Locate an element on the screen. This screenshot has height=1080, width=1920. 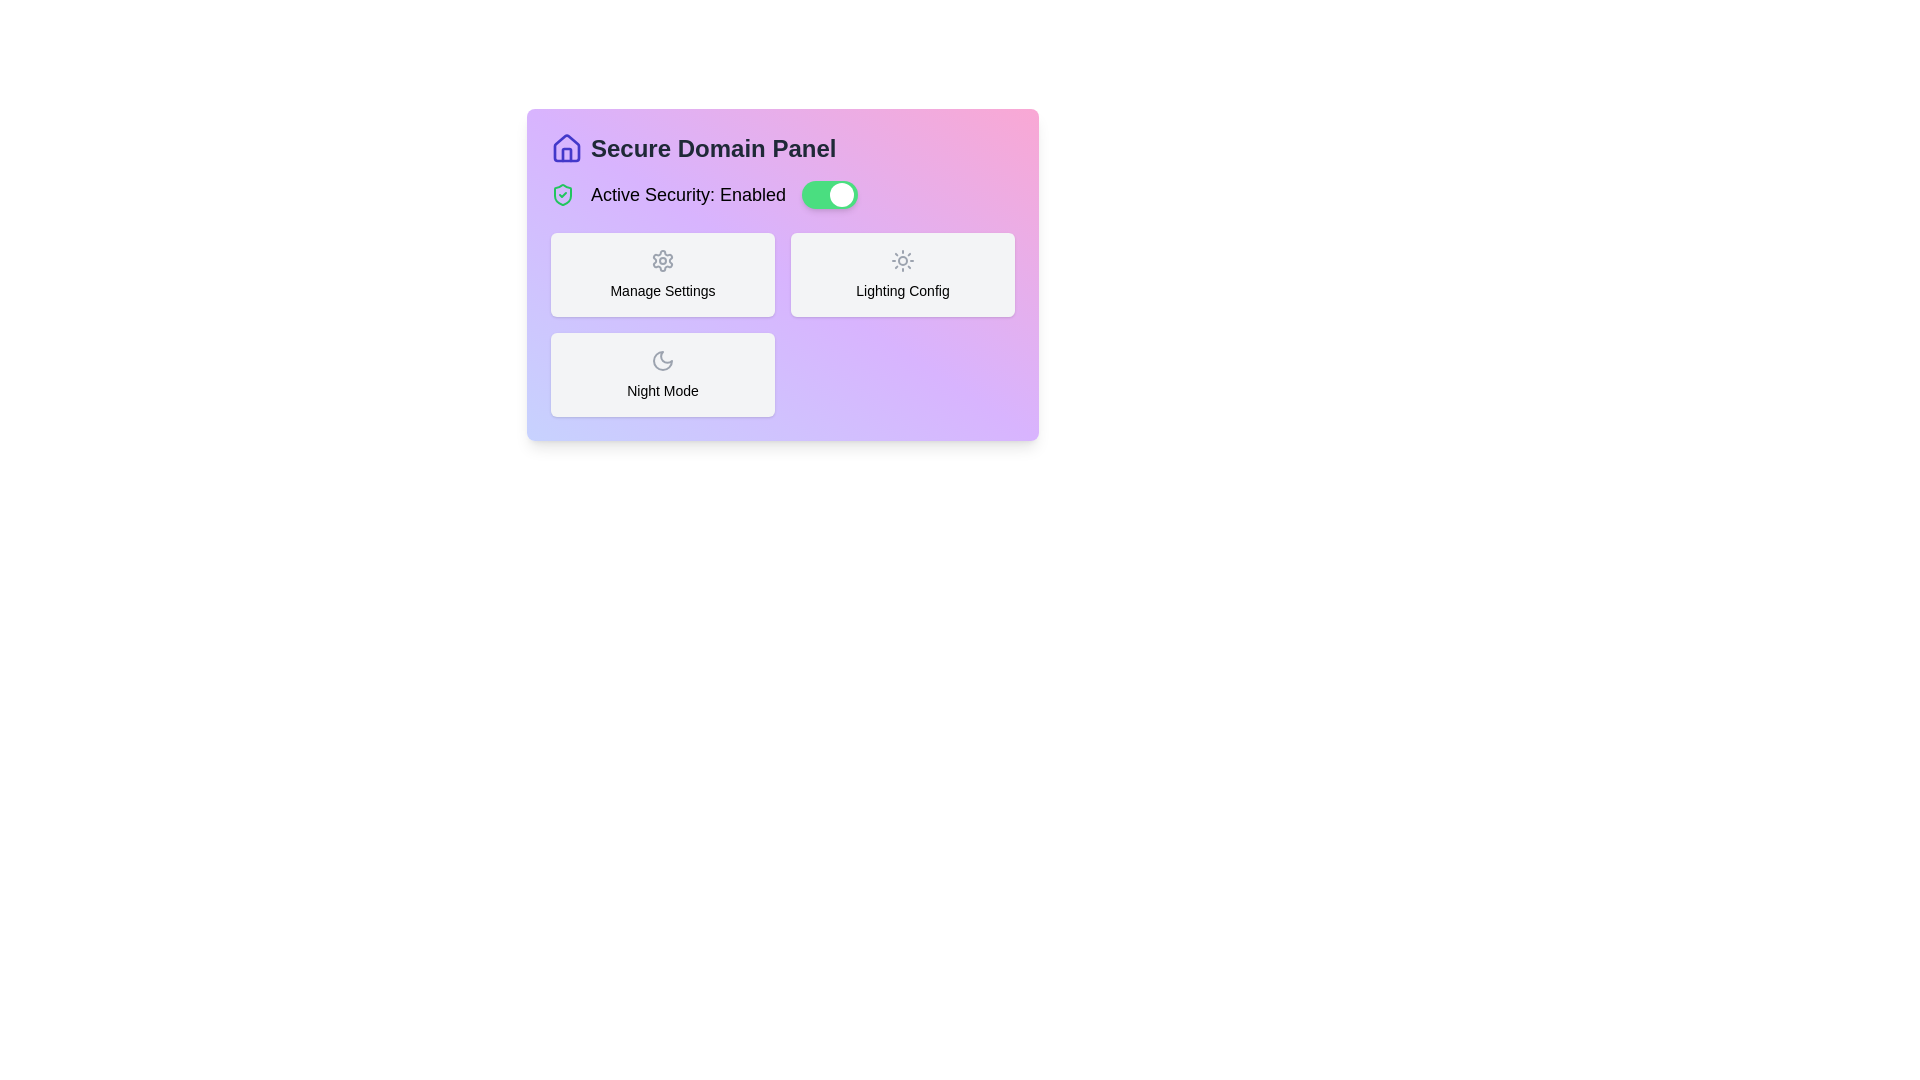
the 'Night Mode' text label, which is displayed in a medium-sized, black sans-serif font, located beneath the crescent moon icon in the 'Secure Domain Panel' is located at coordinates (662, 390).